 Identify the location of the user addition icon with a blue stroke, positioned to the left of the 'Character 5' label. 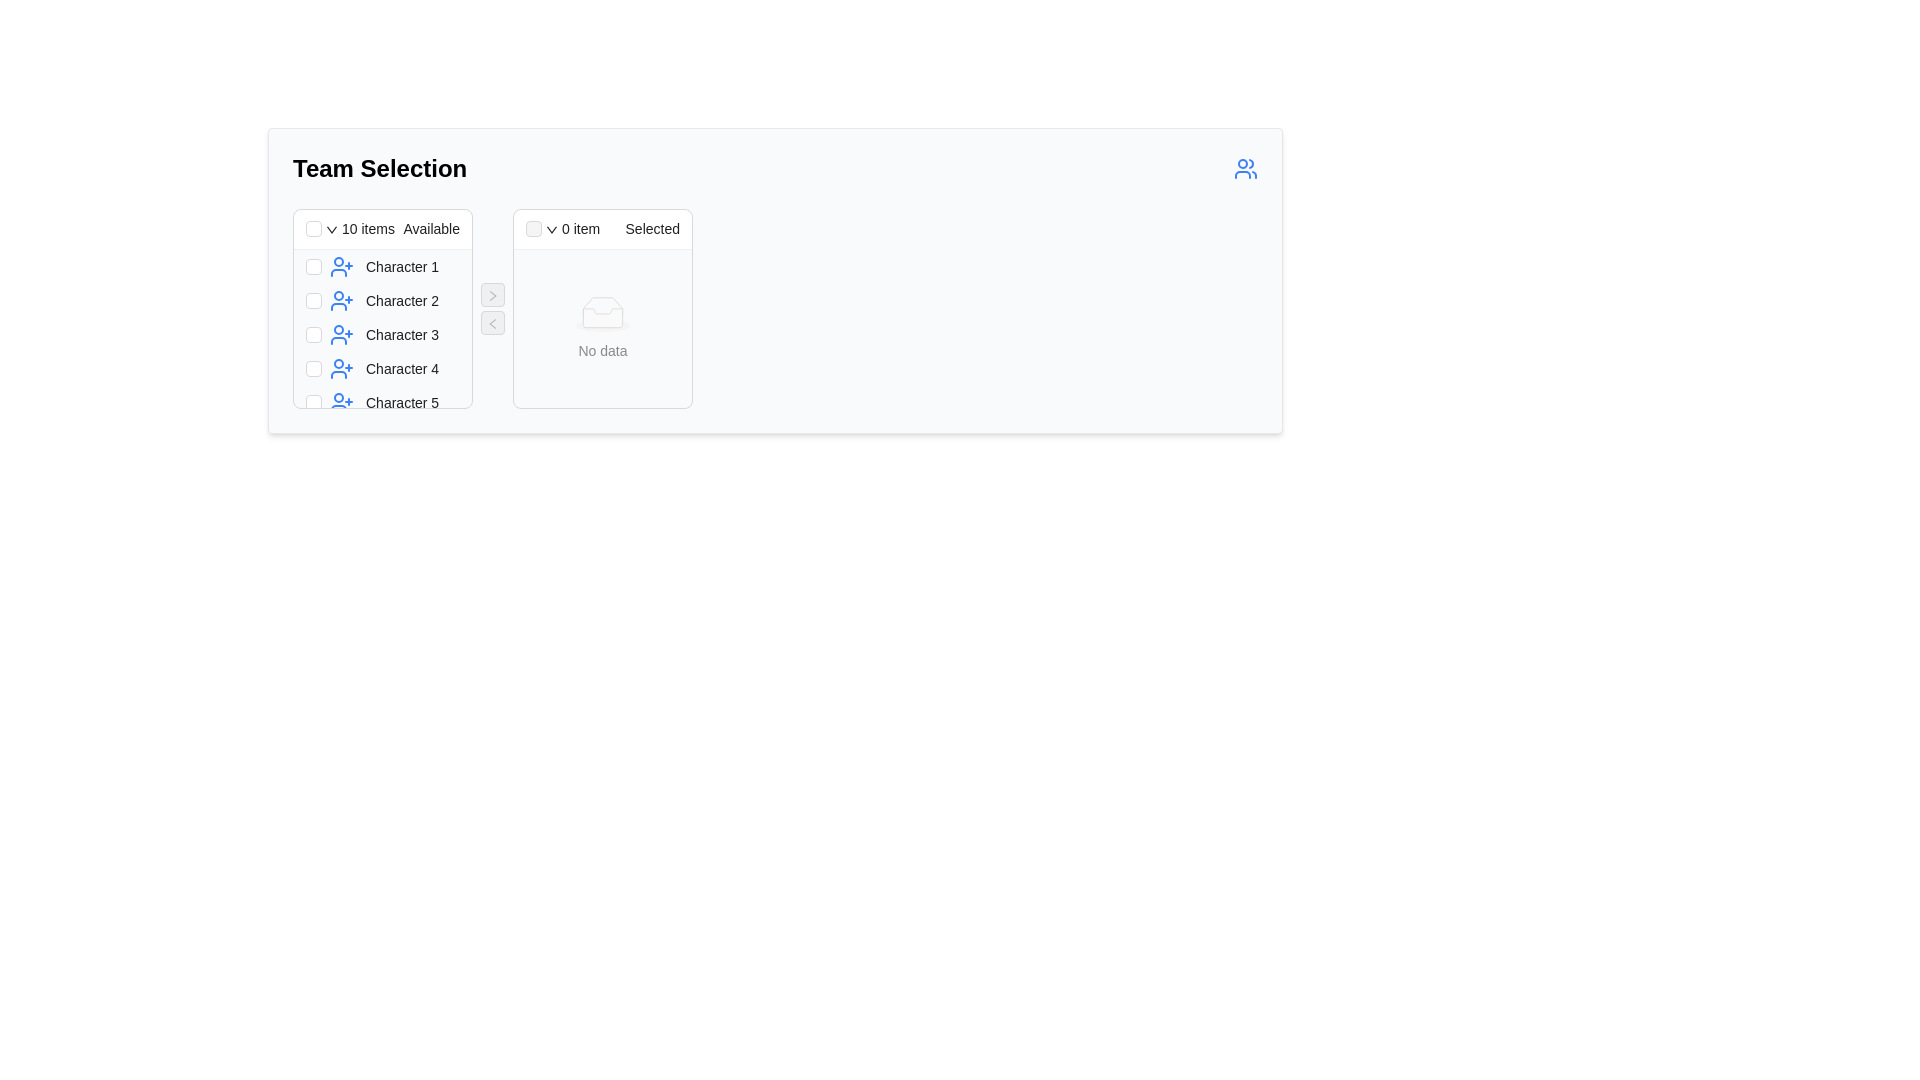
(341, 402).